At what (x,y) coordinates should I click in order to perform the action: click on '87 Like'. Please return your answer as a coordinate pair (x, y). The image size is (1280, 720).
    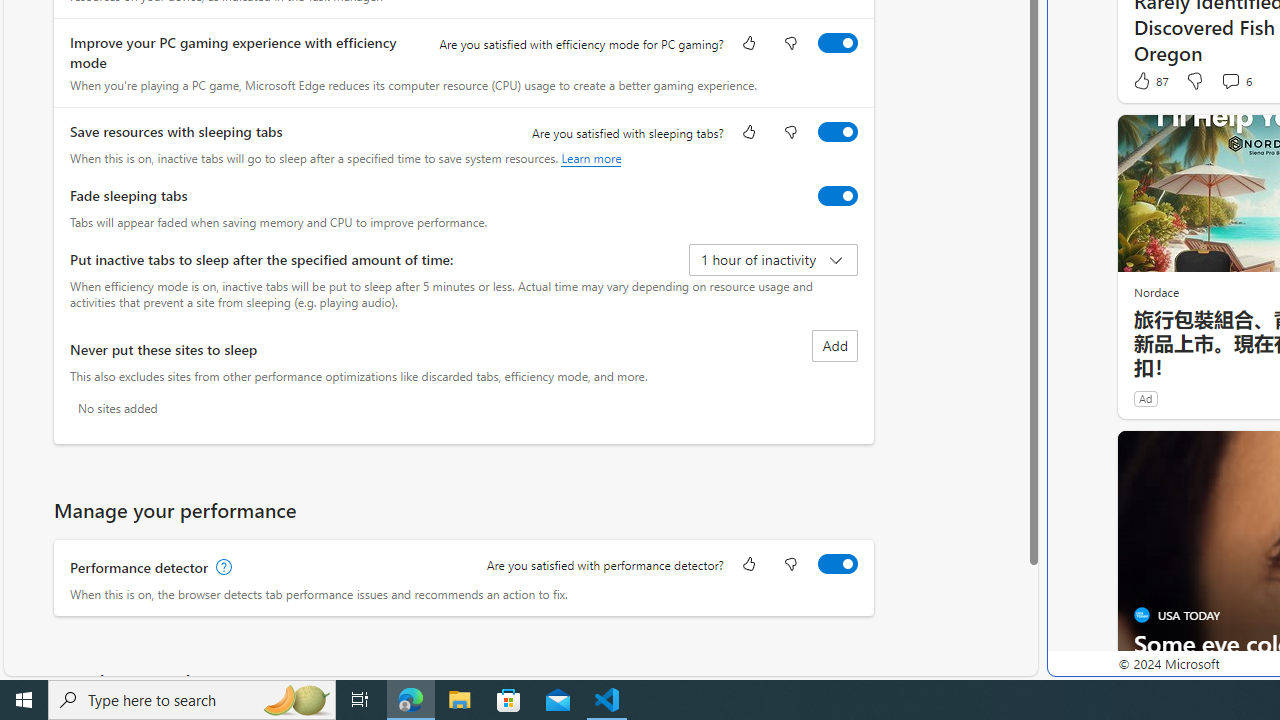
    Looking at the image, I should click on (1150, 80).